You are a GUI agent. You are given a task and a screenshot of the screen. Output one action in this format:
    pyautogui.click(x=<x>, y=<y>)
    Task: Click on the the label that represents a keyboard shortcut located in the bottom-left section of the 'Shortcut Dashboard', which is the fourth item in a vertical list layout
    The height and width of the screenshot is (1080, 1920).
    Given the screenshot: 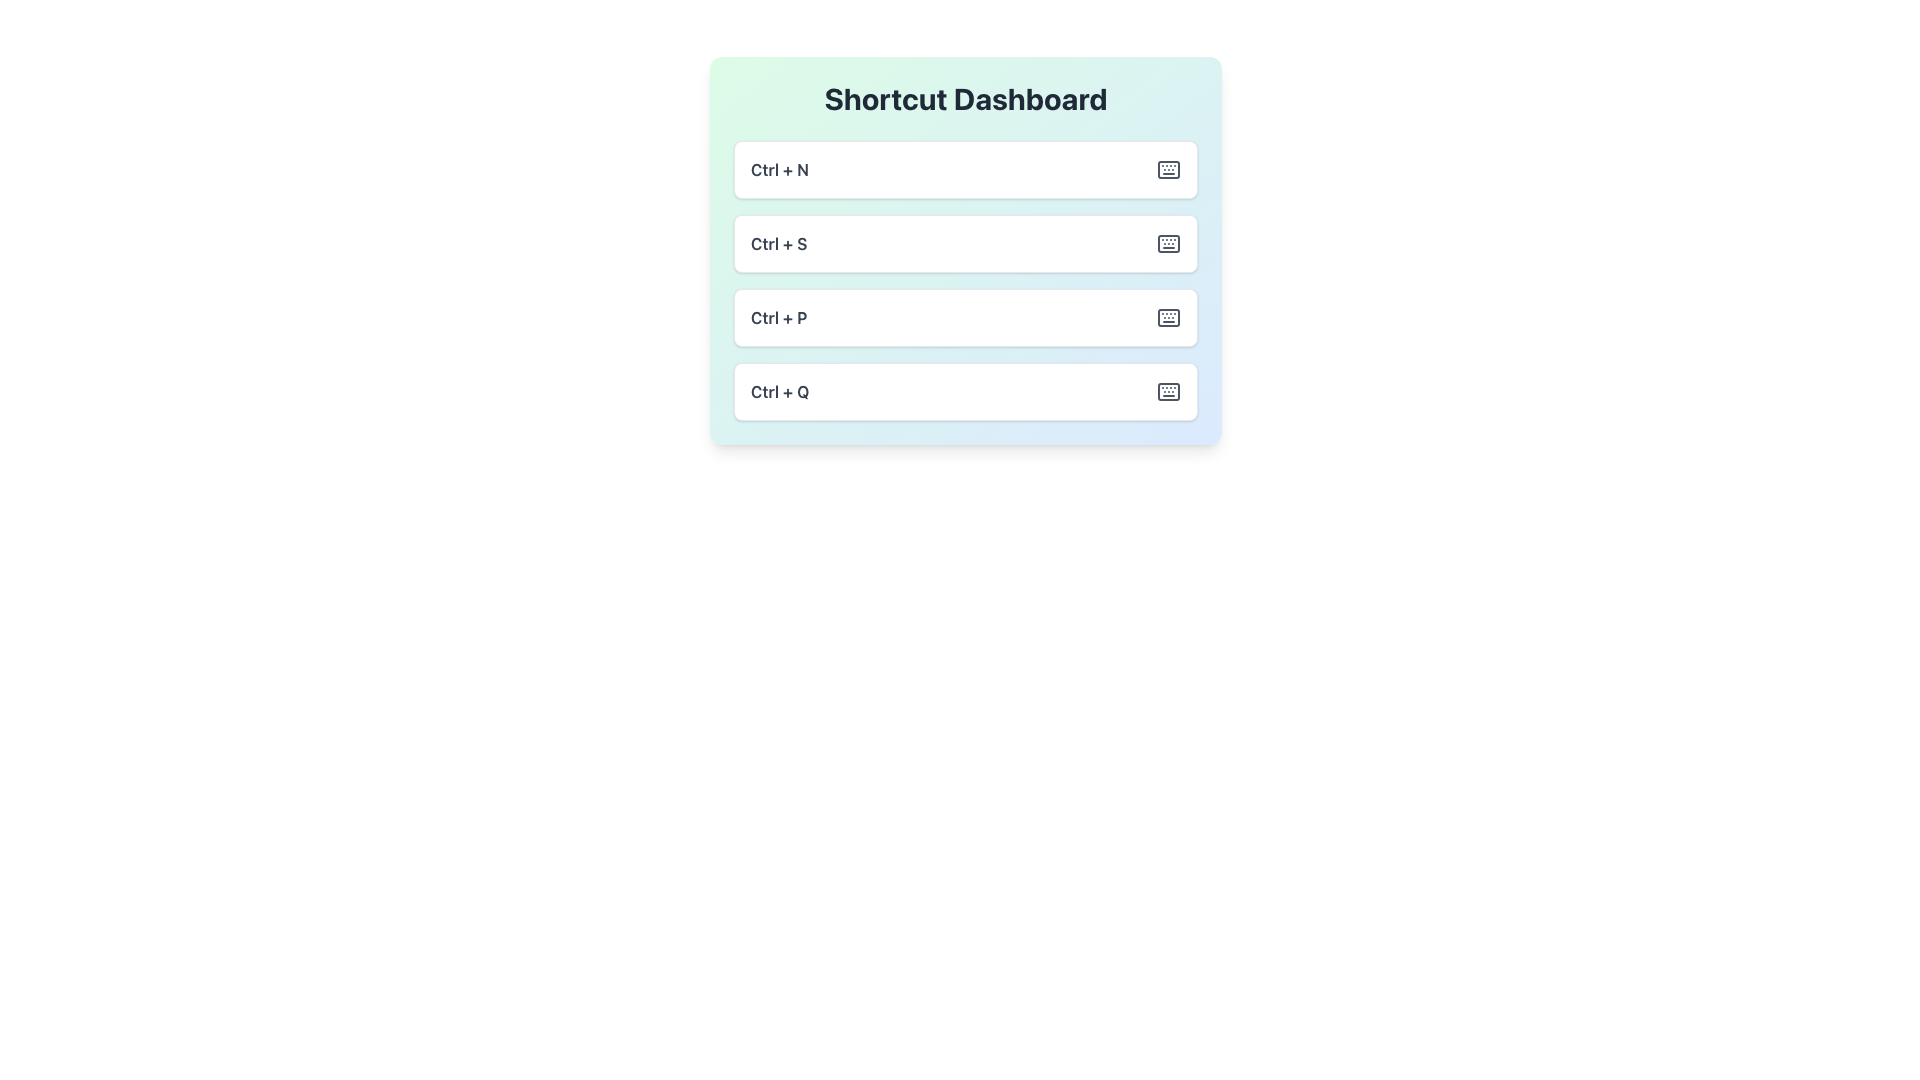 What is the action you would take?
    pyautogui.click(x=779, y=392)
    